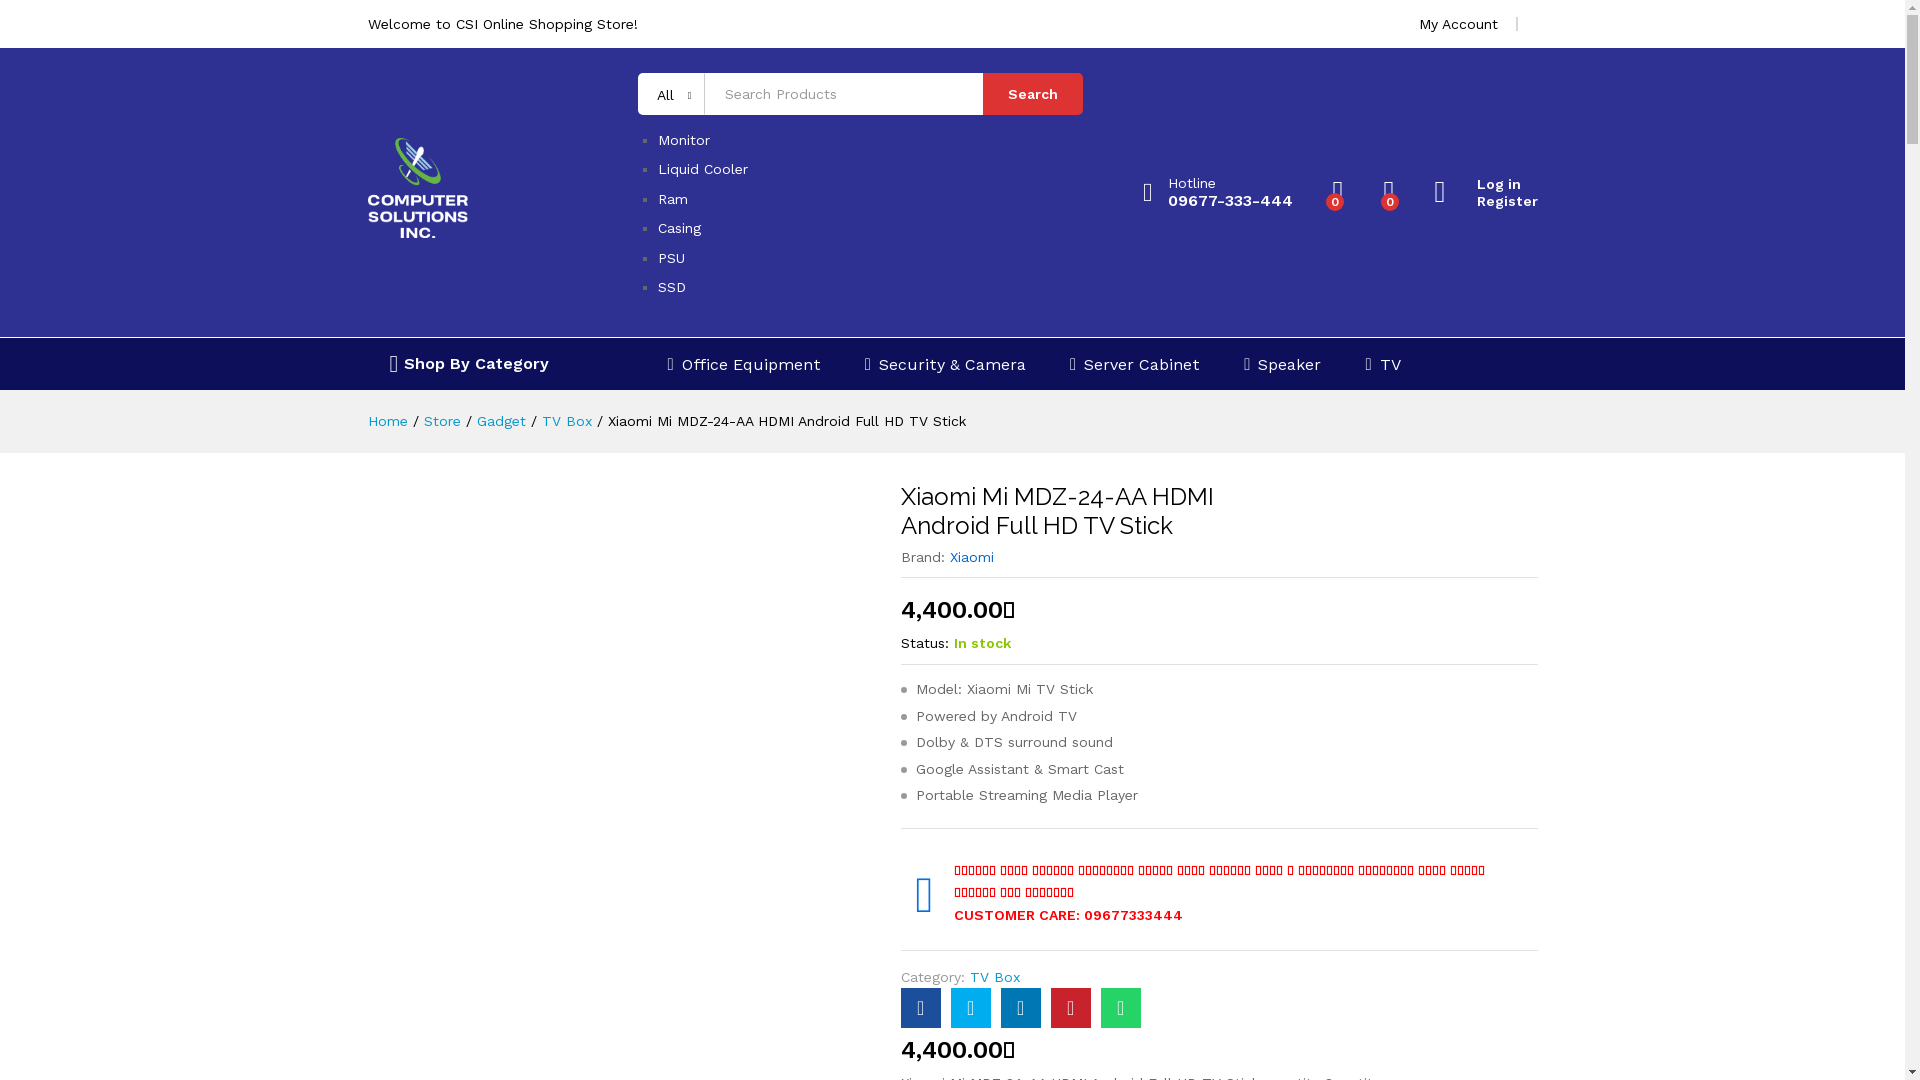 Image resolution: width=1920 pixels, height=1080 pixels. I want to click on 'TV Box', so click(565, 419).